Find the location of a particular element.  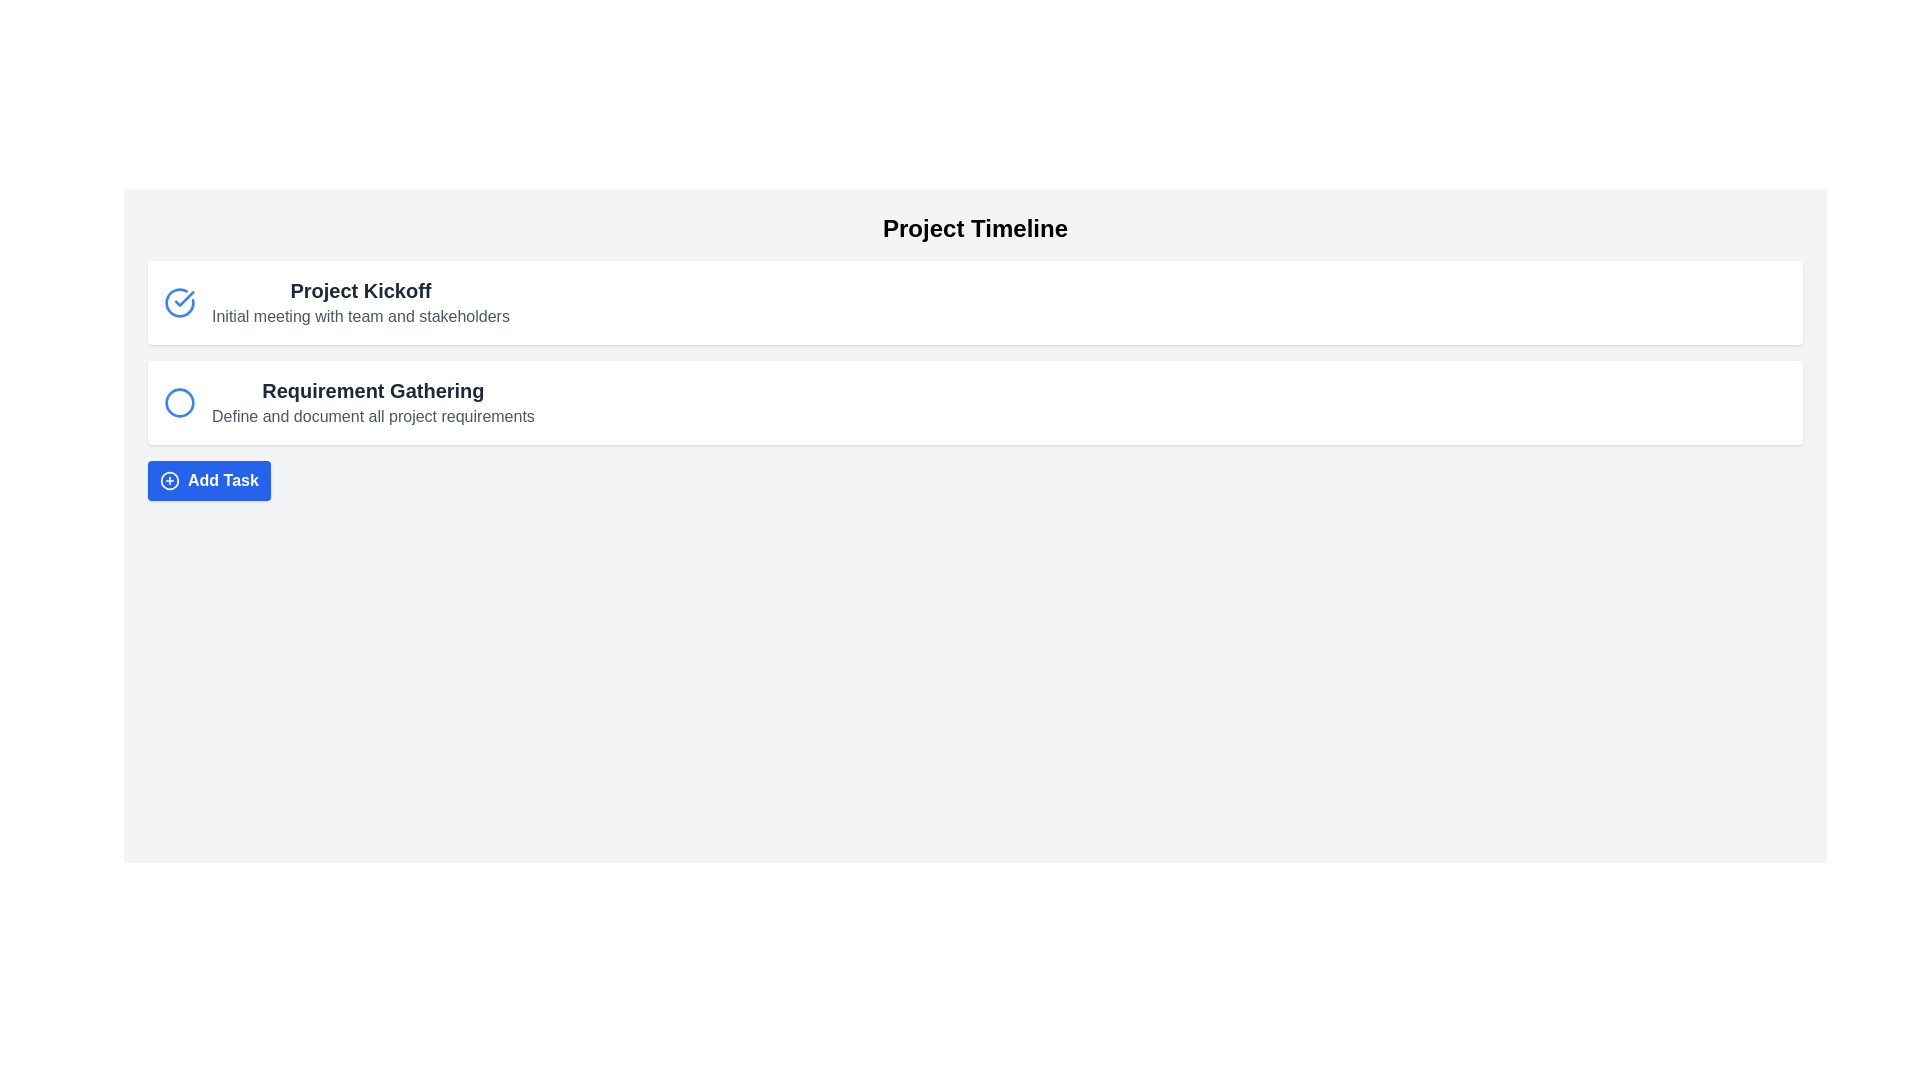

the Text Item representing the task title and subtext located below the 'Project Timeline' header in the project management interface is located at coordinates (360, 303).